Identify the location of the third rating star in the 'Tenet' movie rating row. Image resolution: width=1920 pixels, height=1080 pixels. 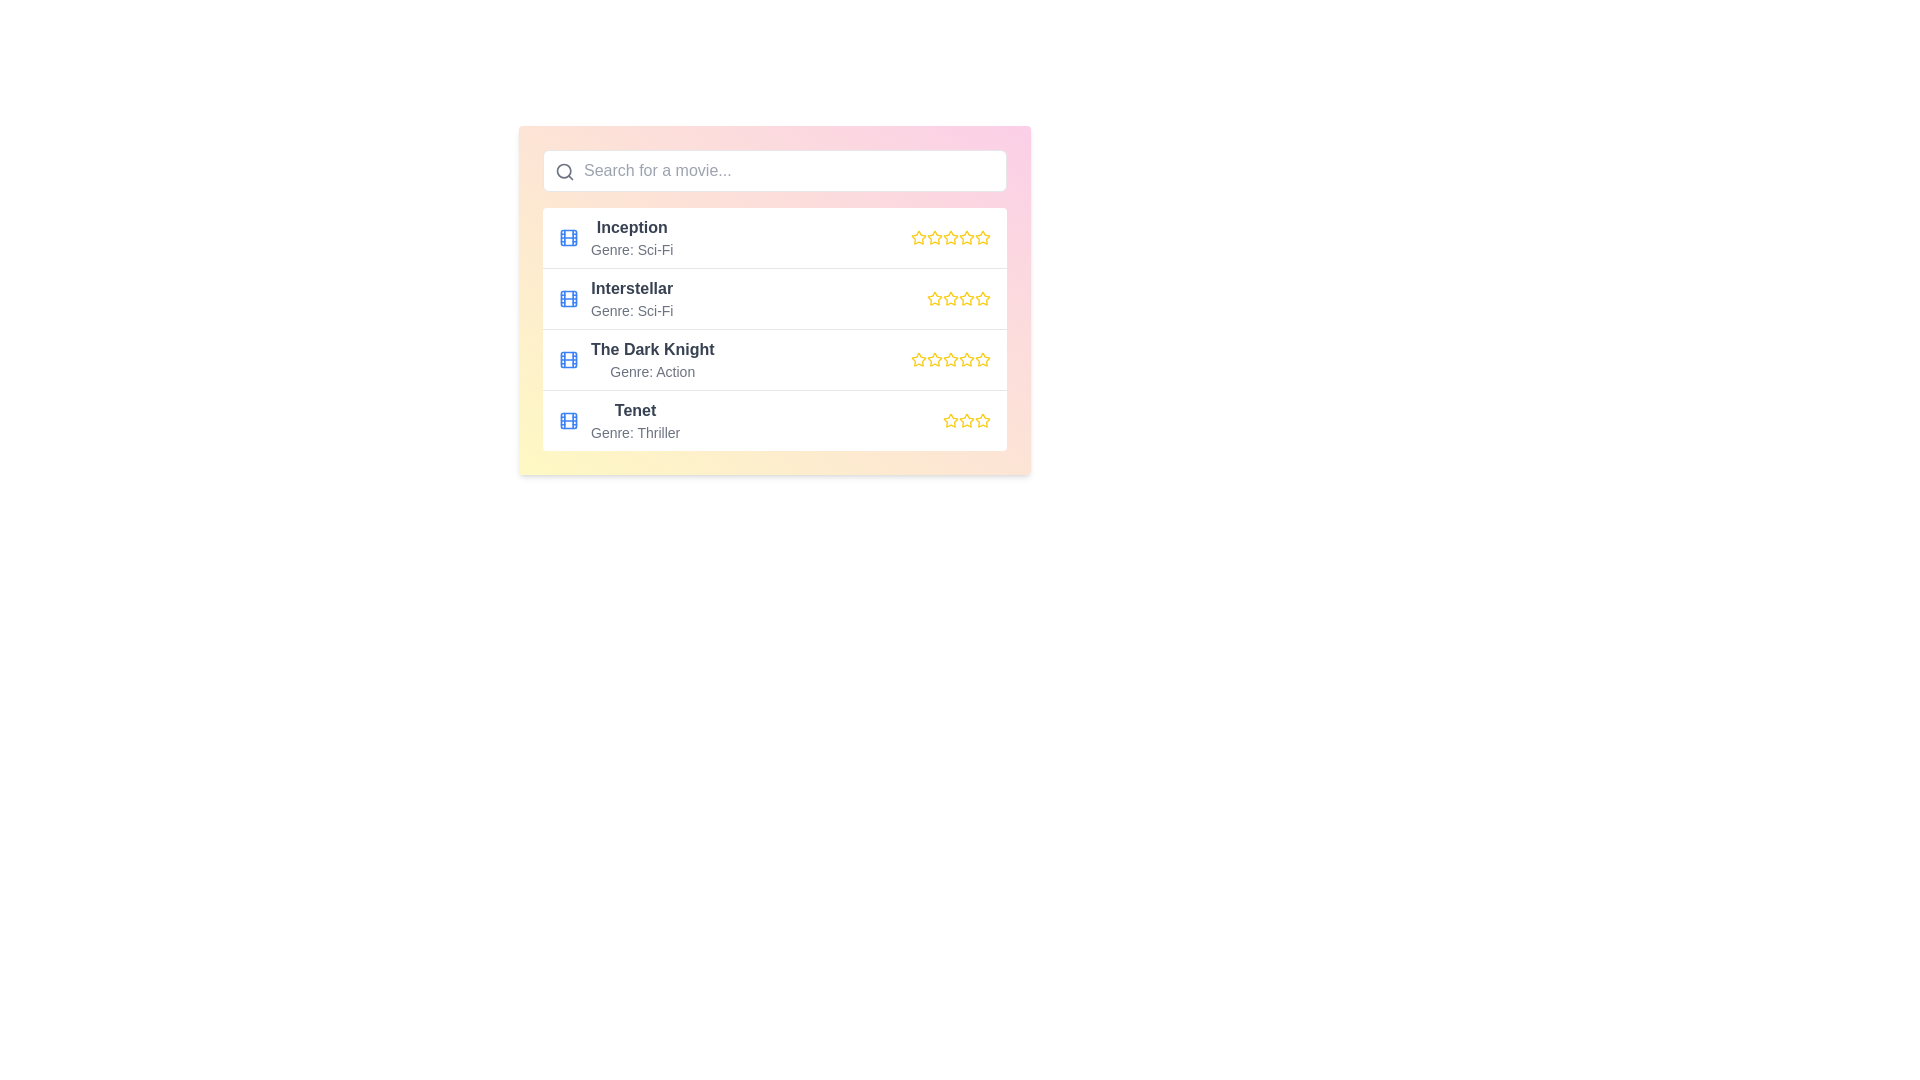
(966, 419).